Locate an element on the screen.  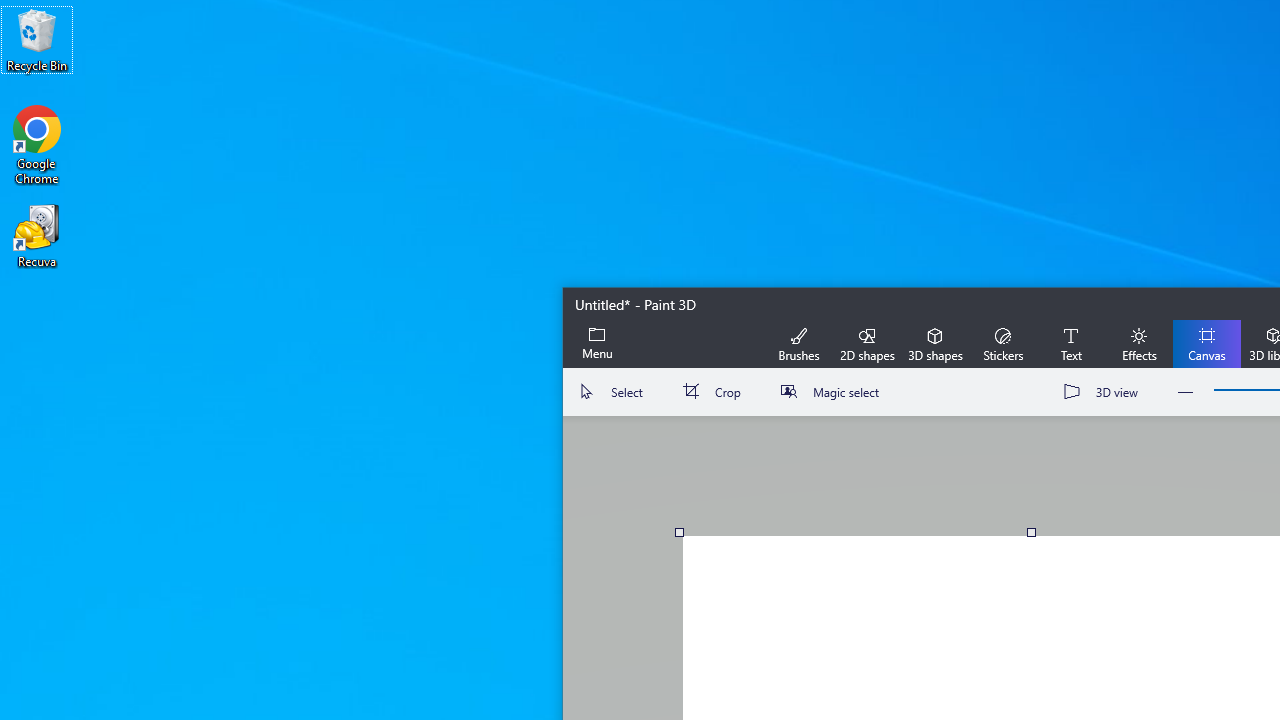
'Recuva' is located at coordinates (37, 234).